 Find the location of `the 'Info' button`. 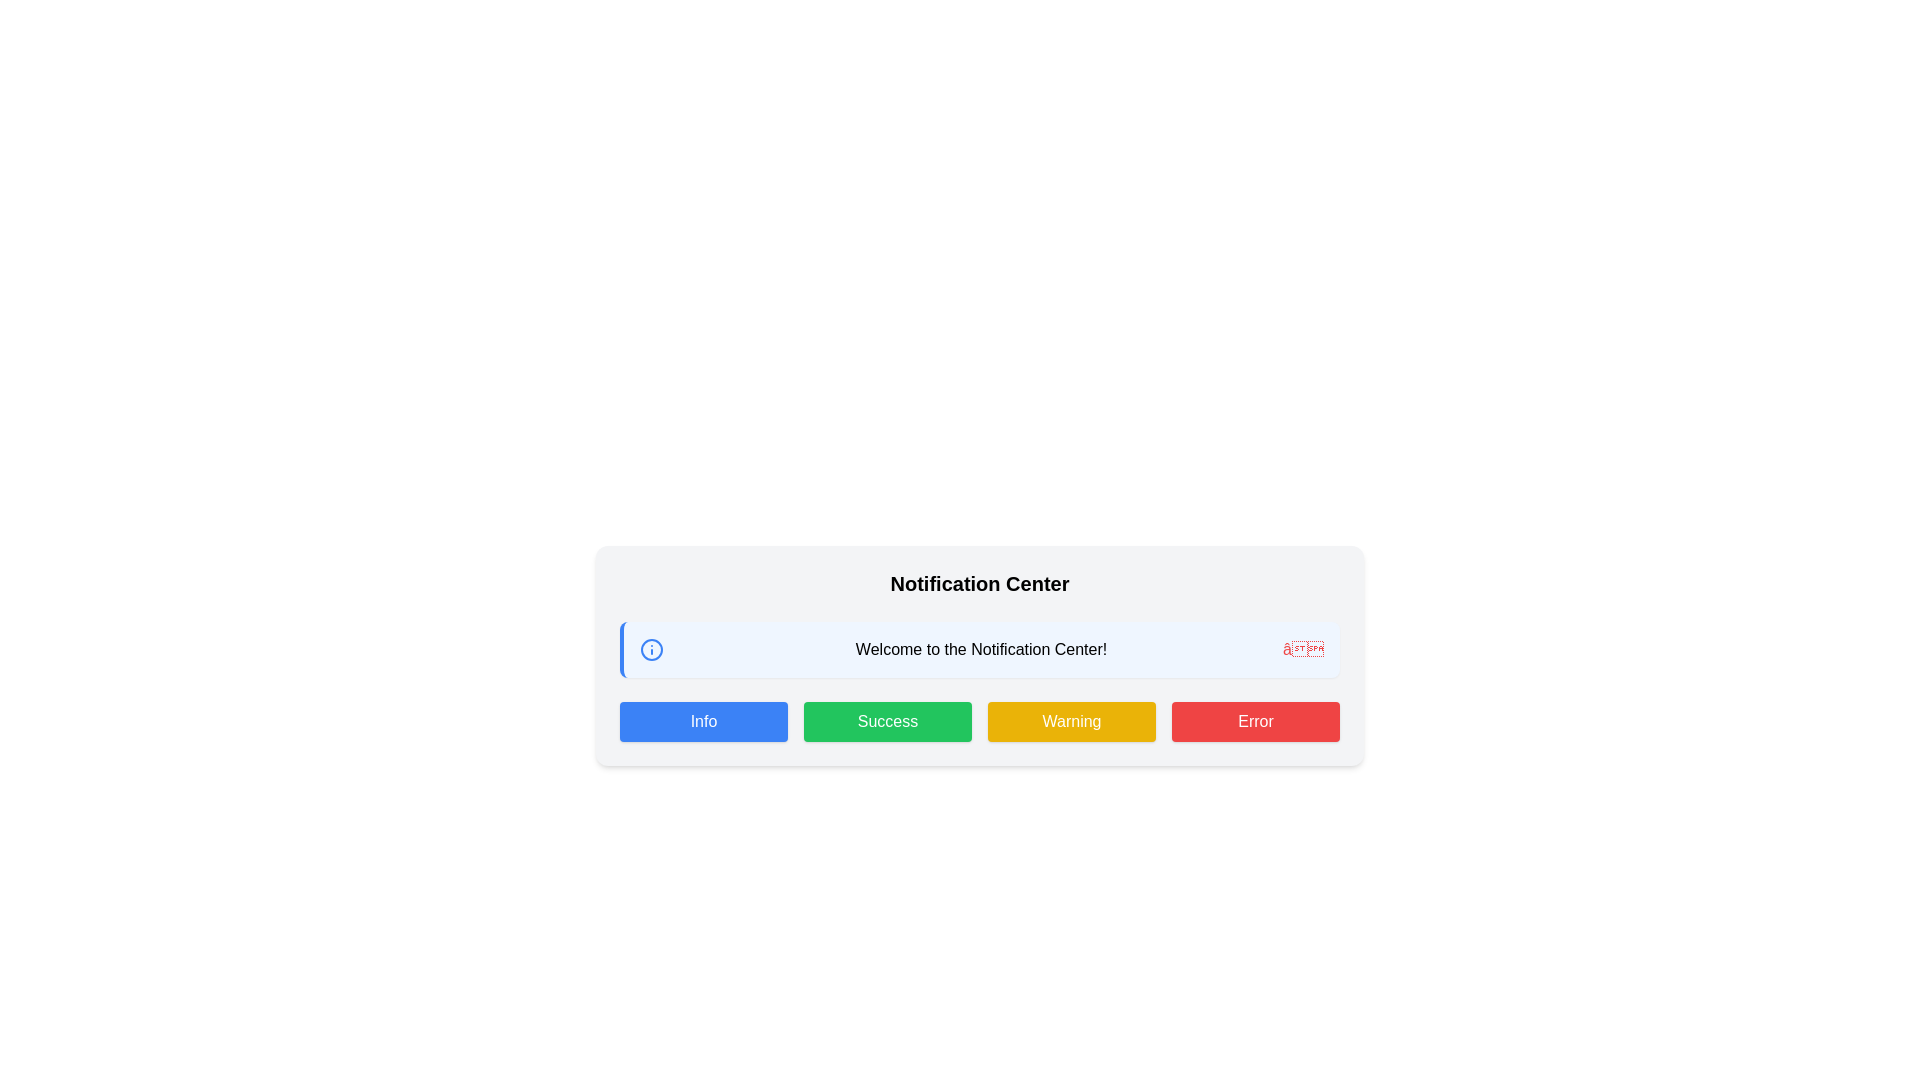

the 'Info' button is located at coordinates (704, 721).